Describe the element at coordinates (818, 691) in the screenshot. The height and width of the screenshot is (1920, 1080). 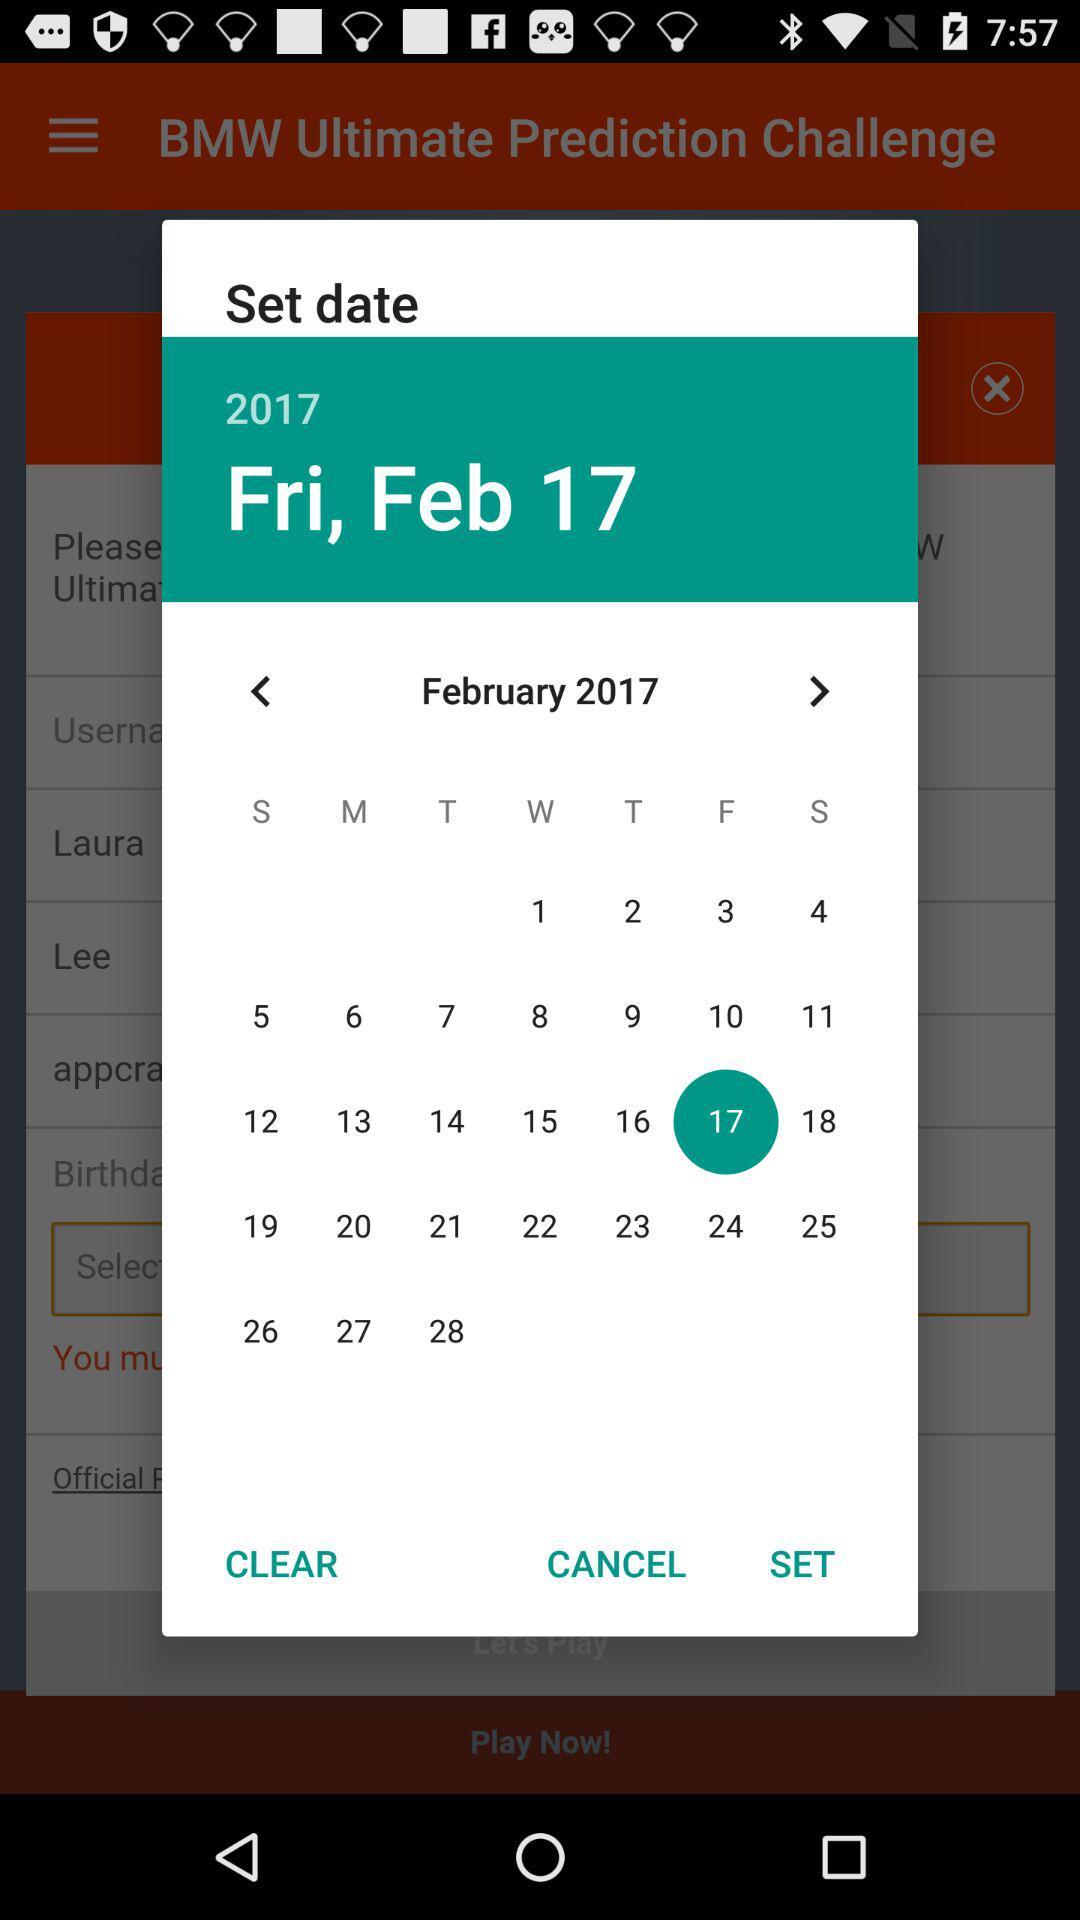
I see `the icon on the right` at that location.